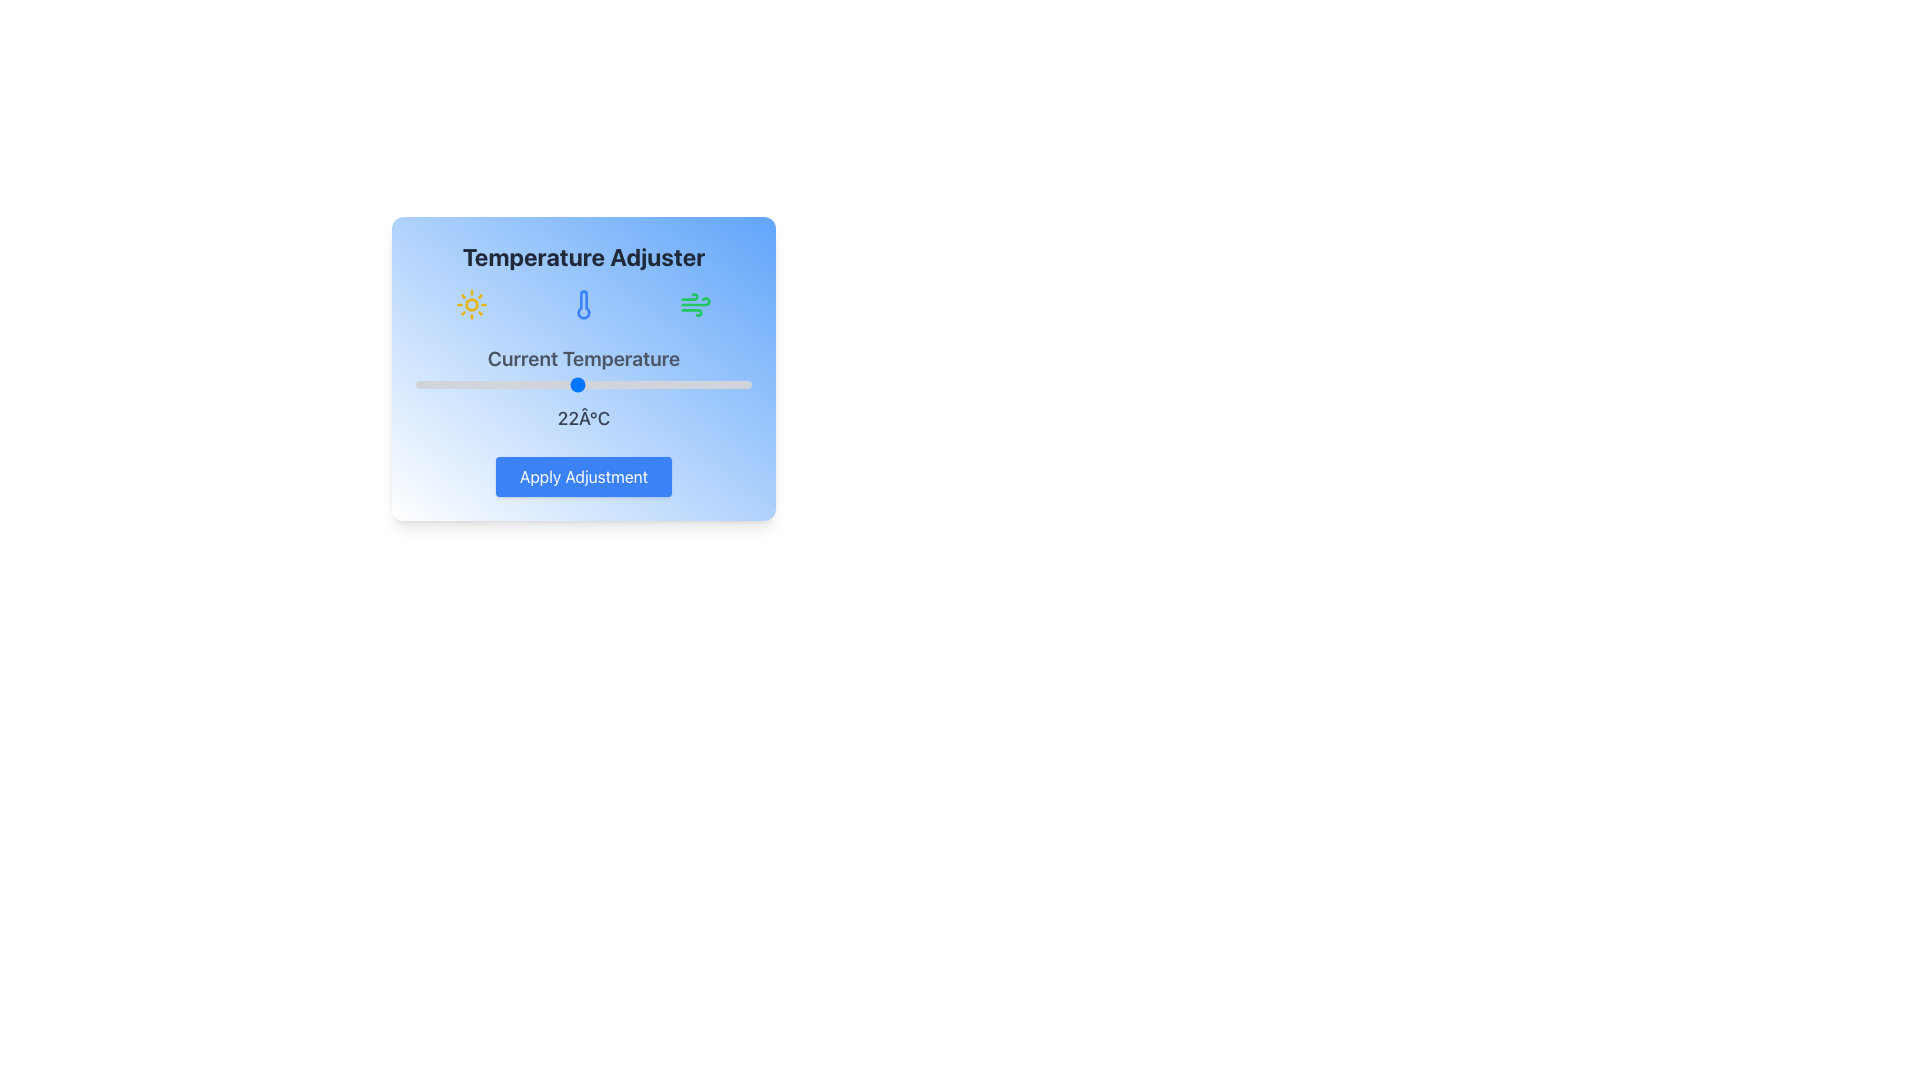  Describe the element at coordinates (550, 385) in the screenshot. I see `temperature` at that location.